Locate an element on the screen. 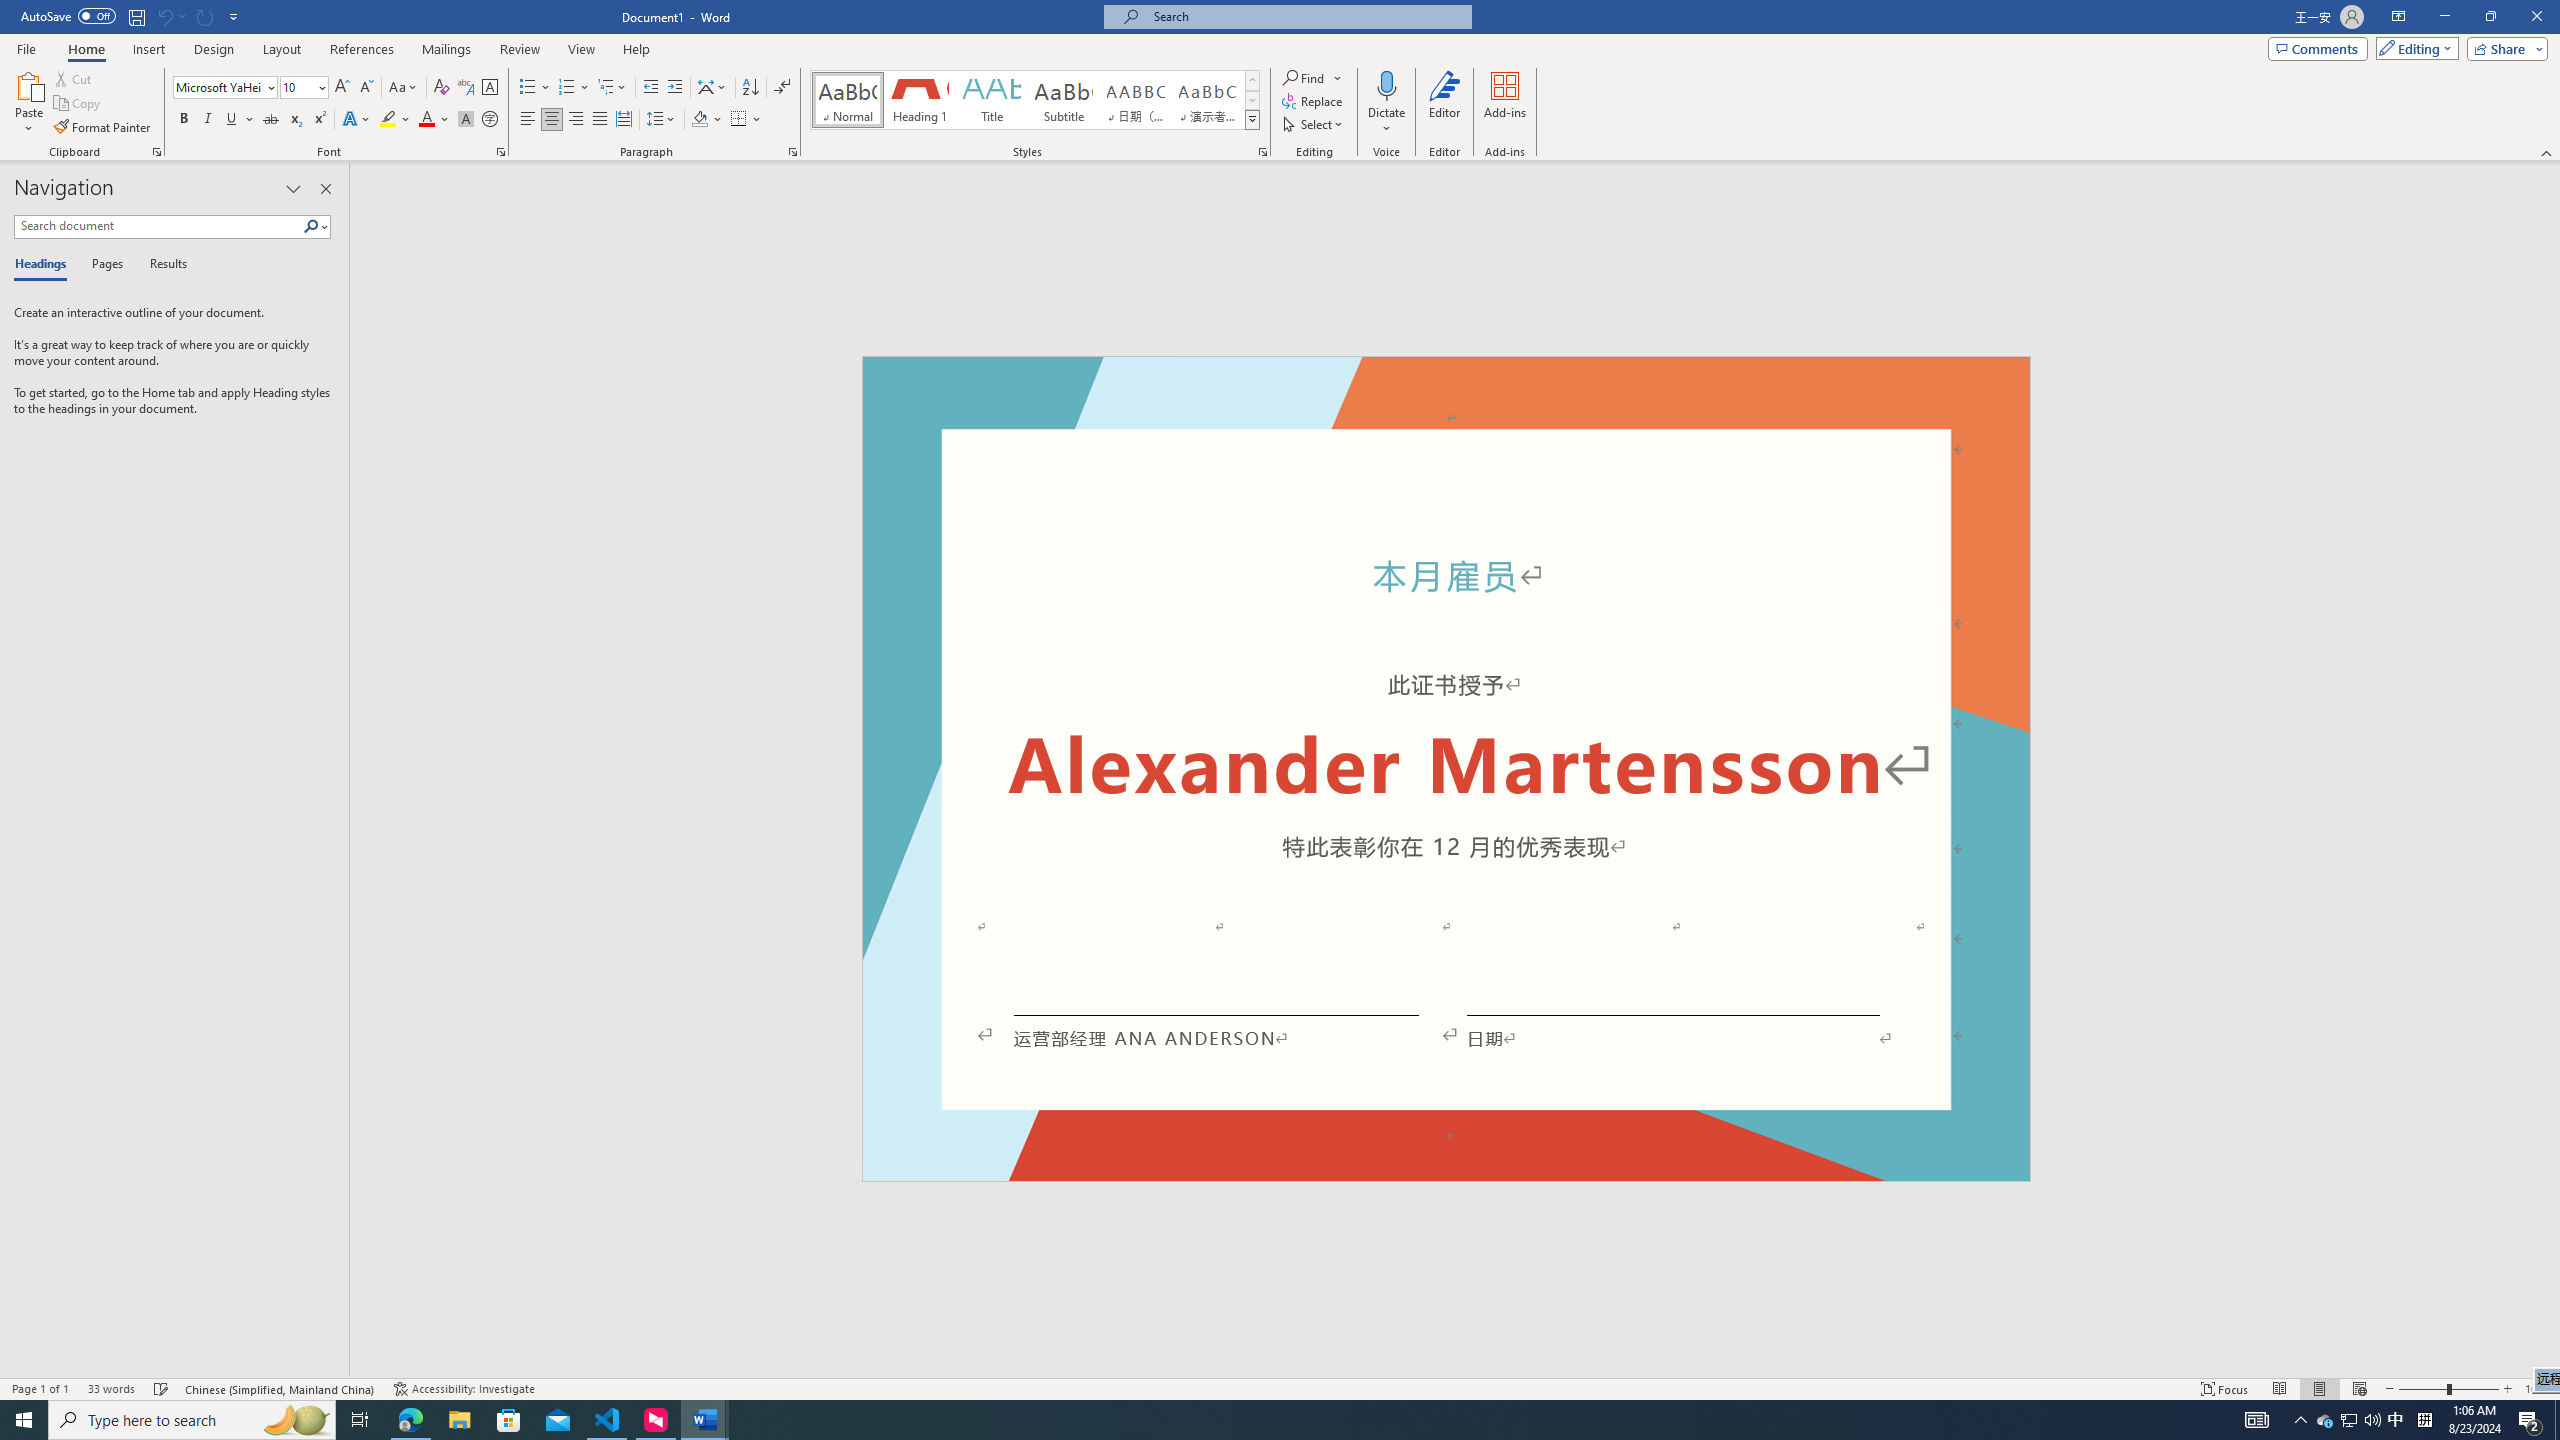 The image size is (2560, 1440). 'Text Effects and Typography' is located at coordinates (354, 118).